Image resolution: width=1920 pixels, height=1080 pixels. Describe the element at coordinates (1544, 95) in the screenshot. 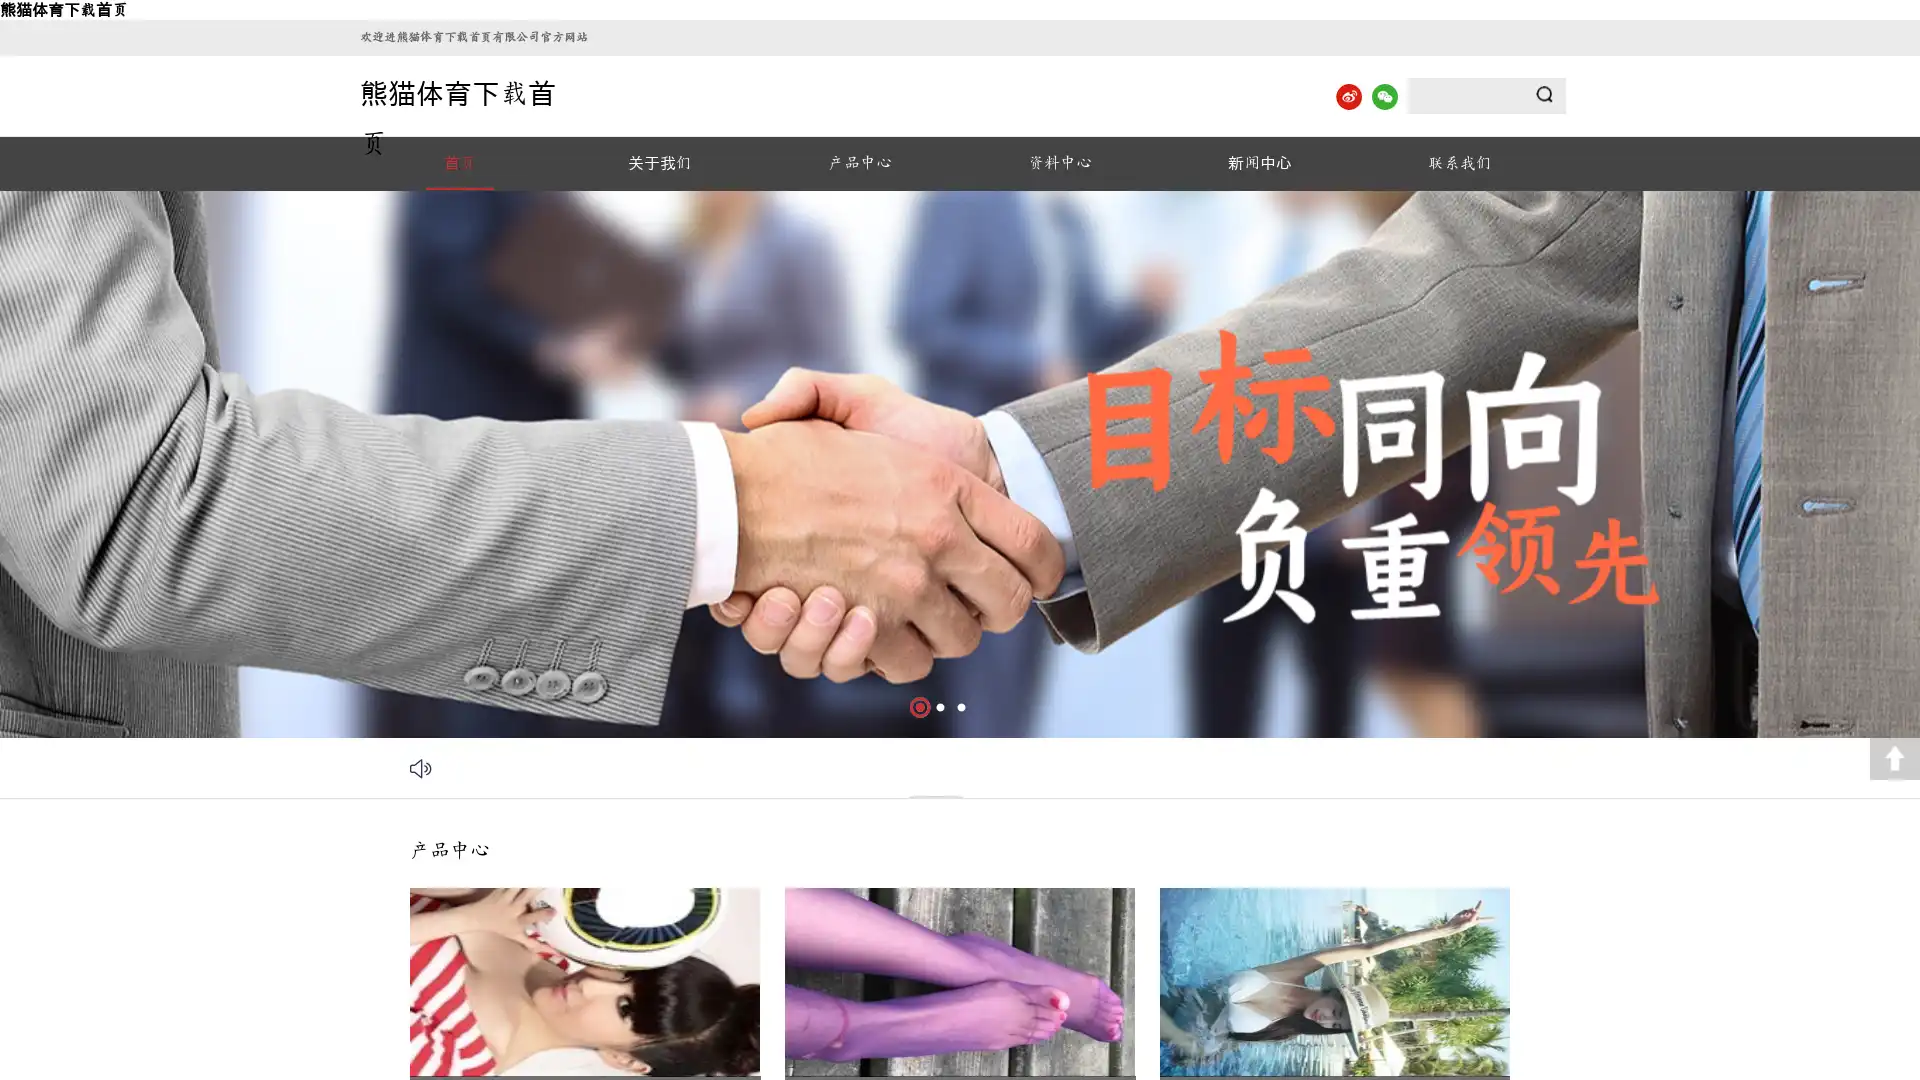

I see `Submit` at that location.